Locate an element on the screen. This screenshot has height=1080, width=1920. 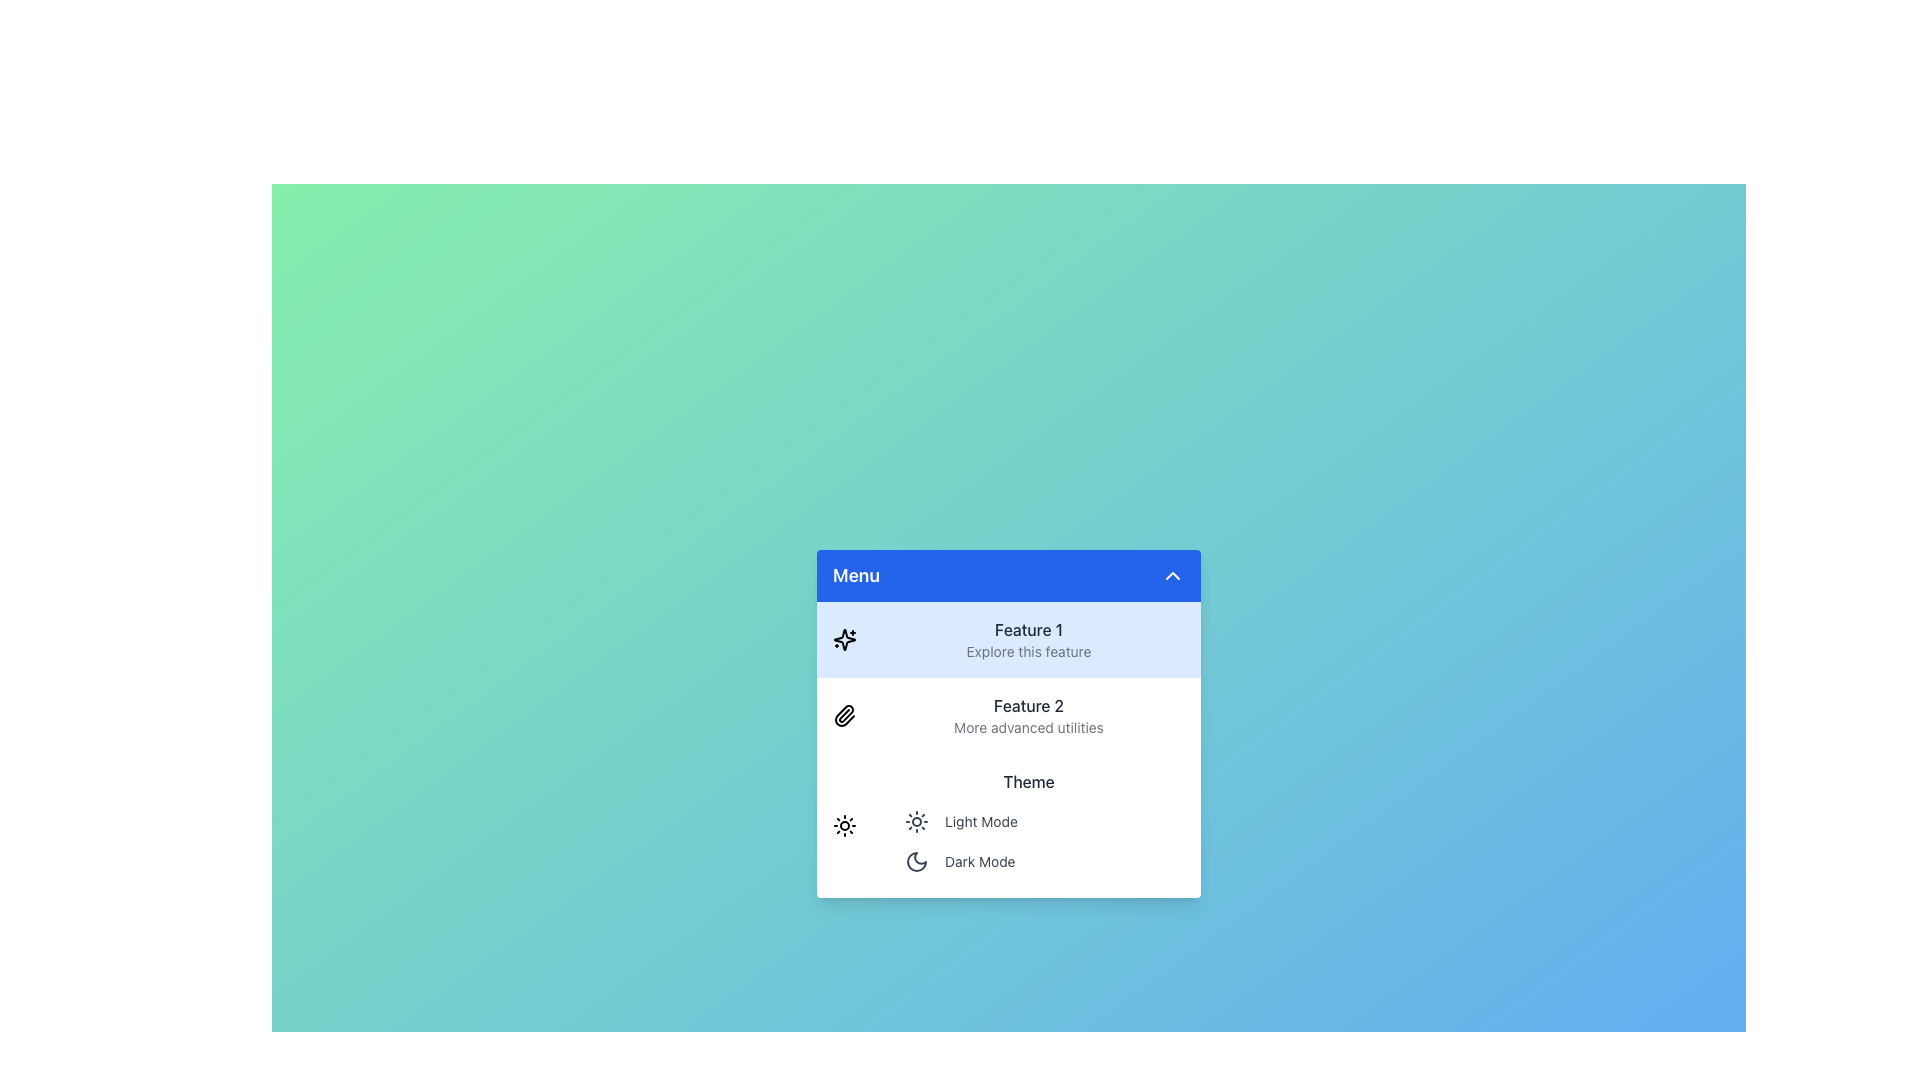
the textual label displaying 'Explore this feature' located below the header text 'Feature 1' in a small-sized, gray font is located at coordinates (1028, 651).